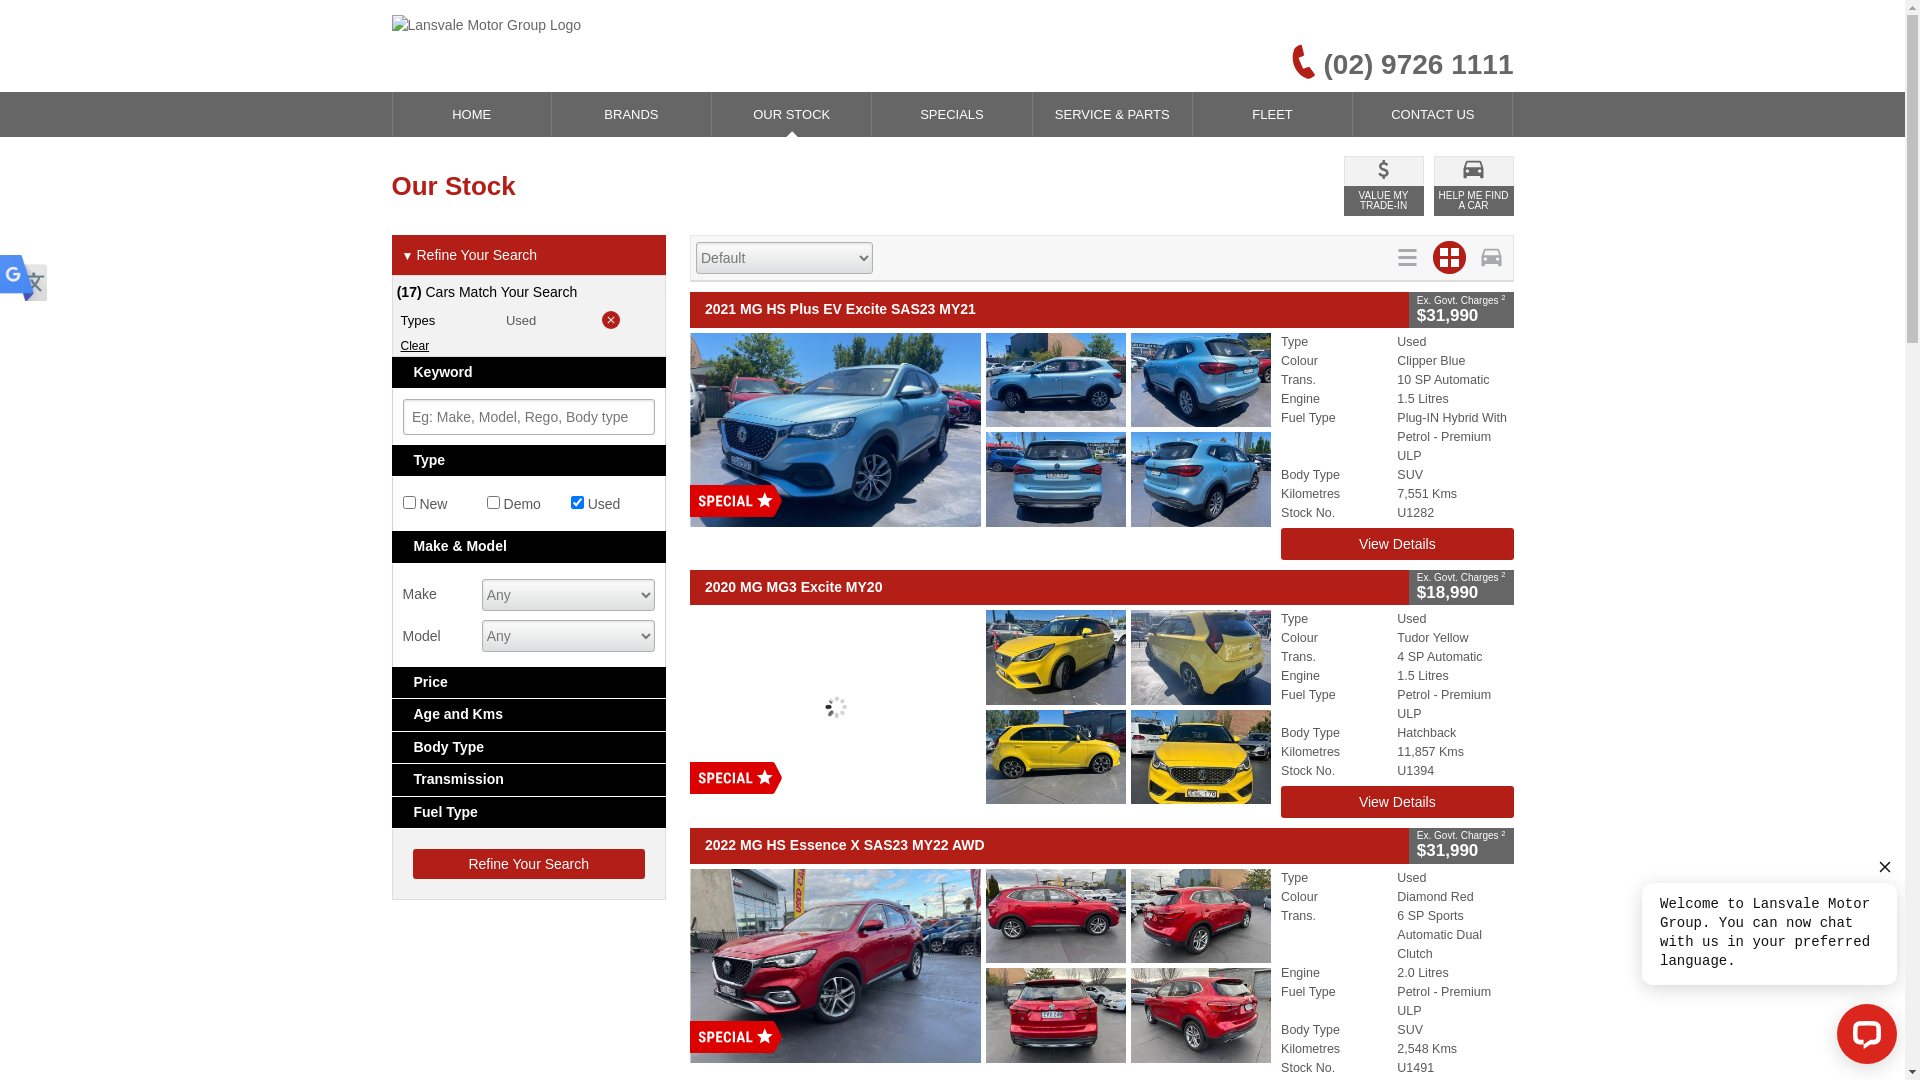  What do you see at coordinates (1431, 114) in the screenshot?
I see `'CONTACT US'` at bounding box center [1431, 114].